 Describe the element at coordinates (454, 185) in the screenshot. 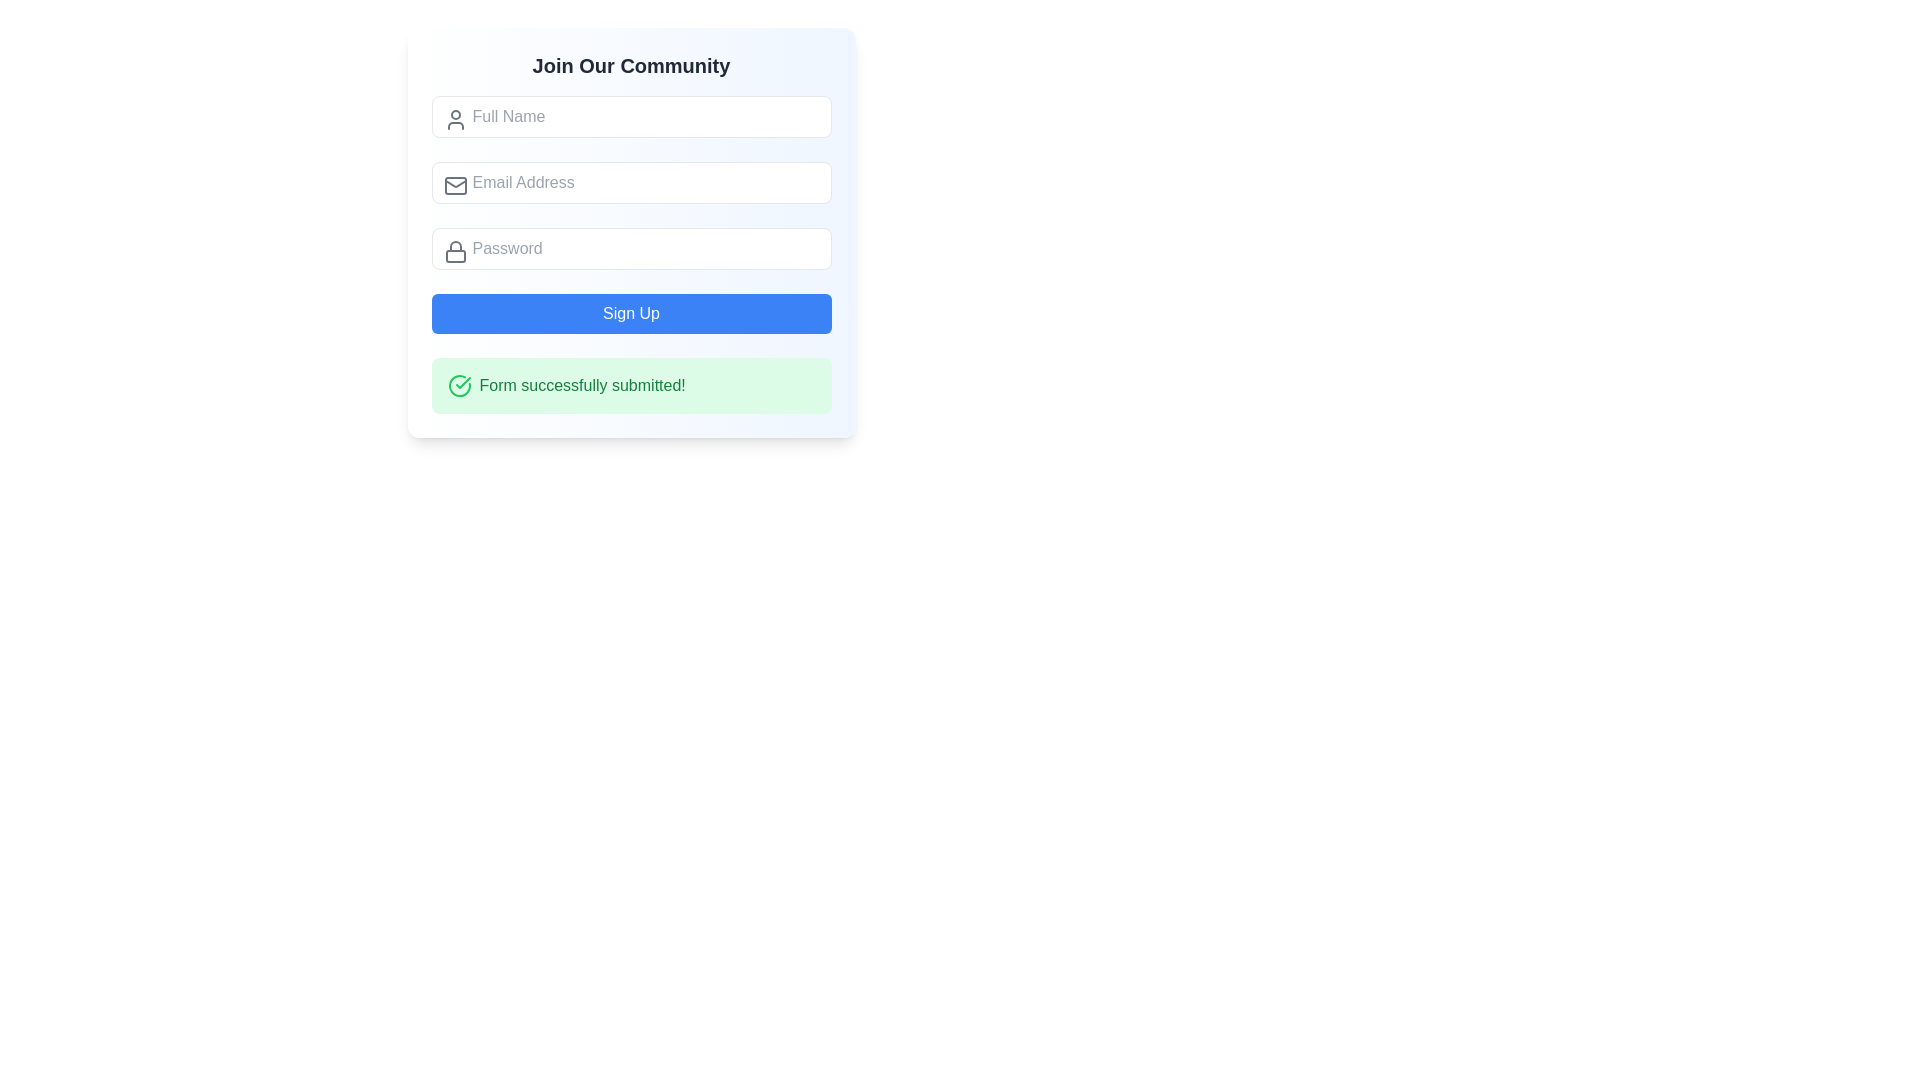

I see `the mail icon styled as an envelope located to the left of the 'Email Address' input field` at that location.